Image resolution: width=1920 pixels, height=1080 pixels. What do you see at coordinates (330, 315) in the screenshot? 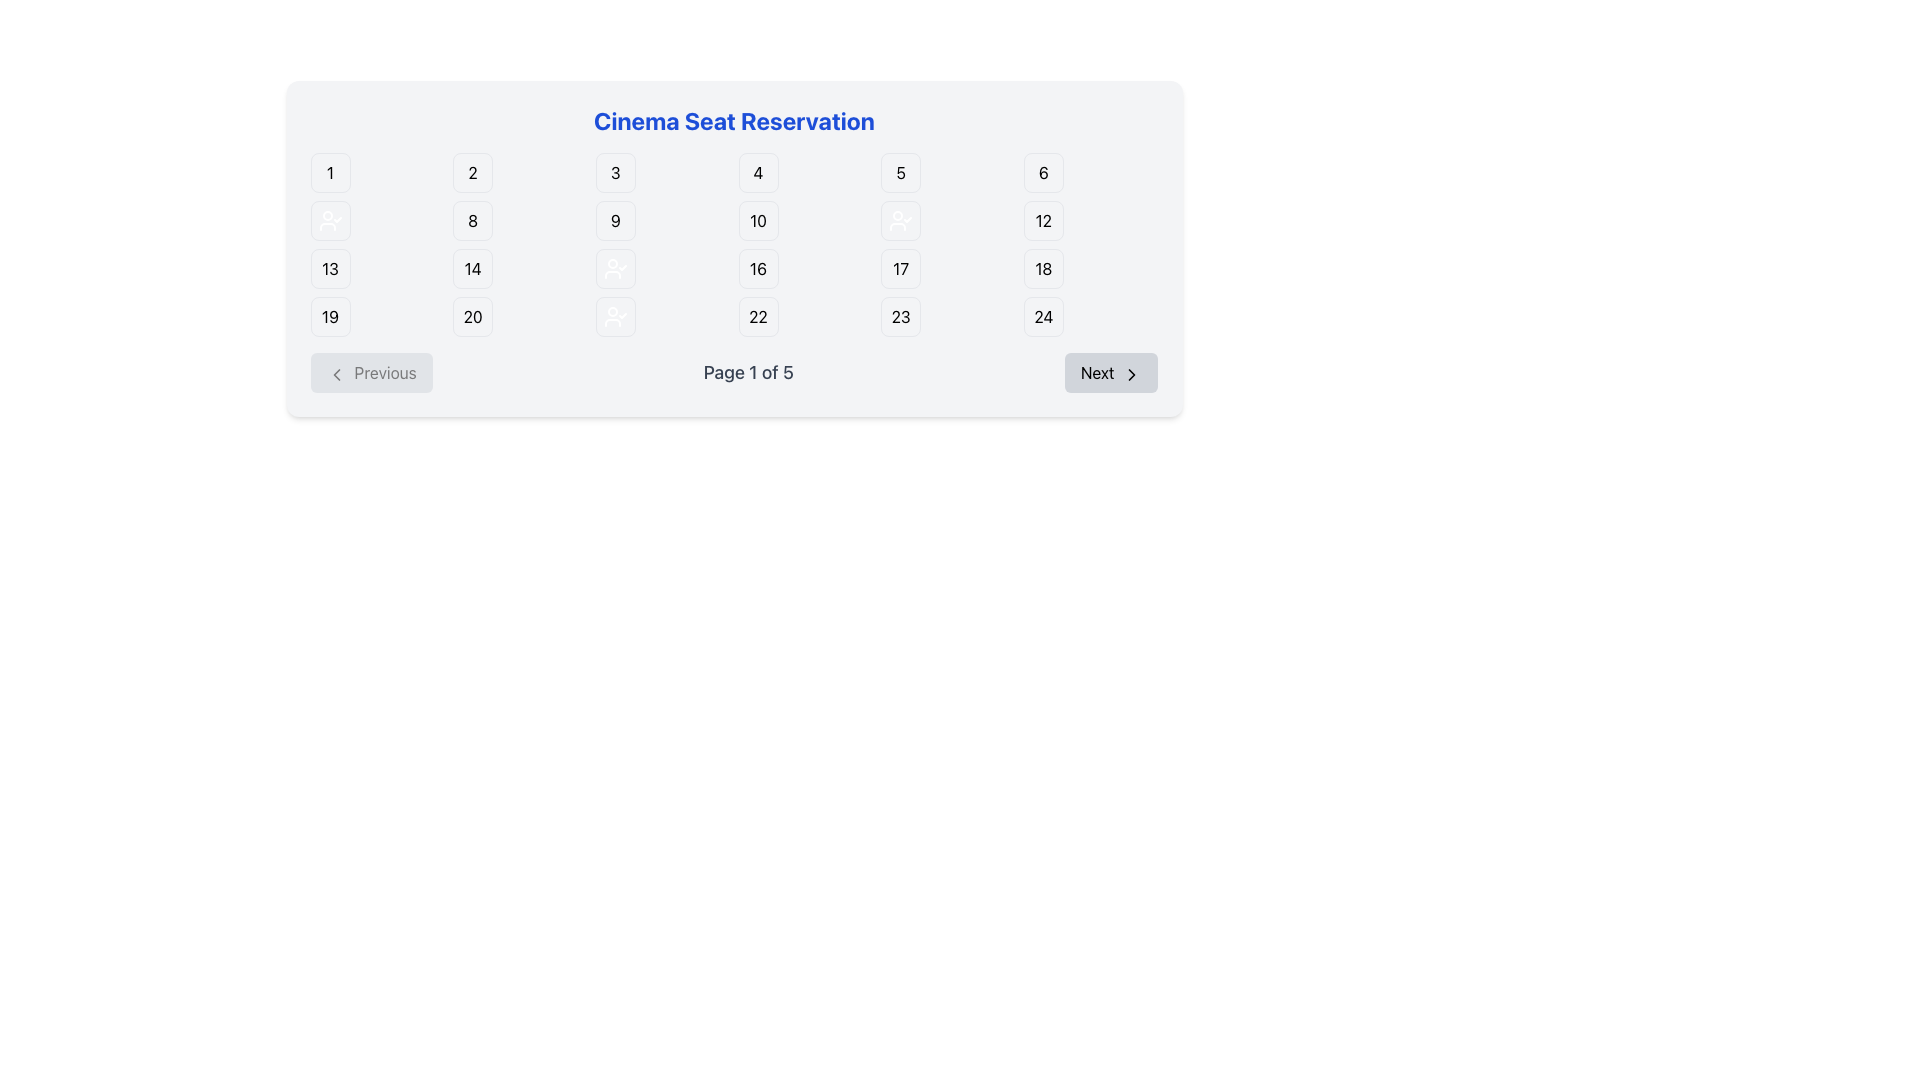
I see `the button-like component with the number '19' located in the bottom-left corner of the grid layout` at bounding box center [330, 315].